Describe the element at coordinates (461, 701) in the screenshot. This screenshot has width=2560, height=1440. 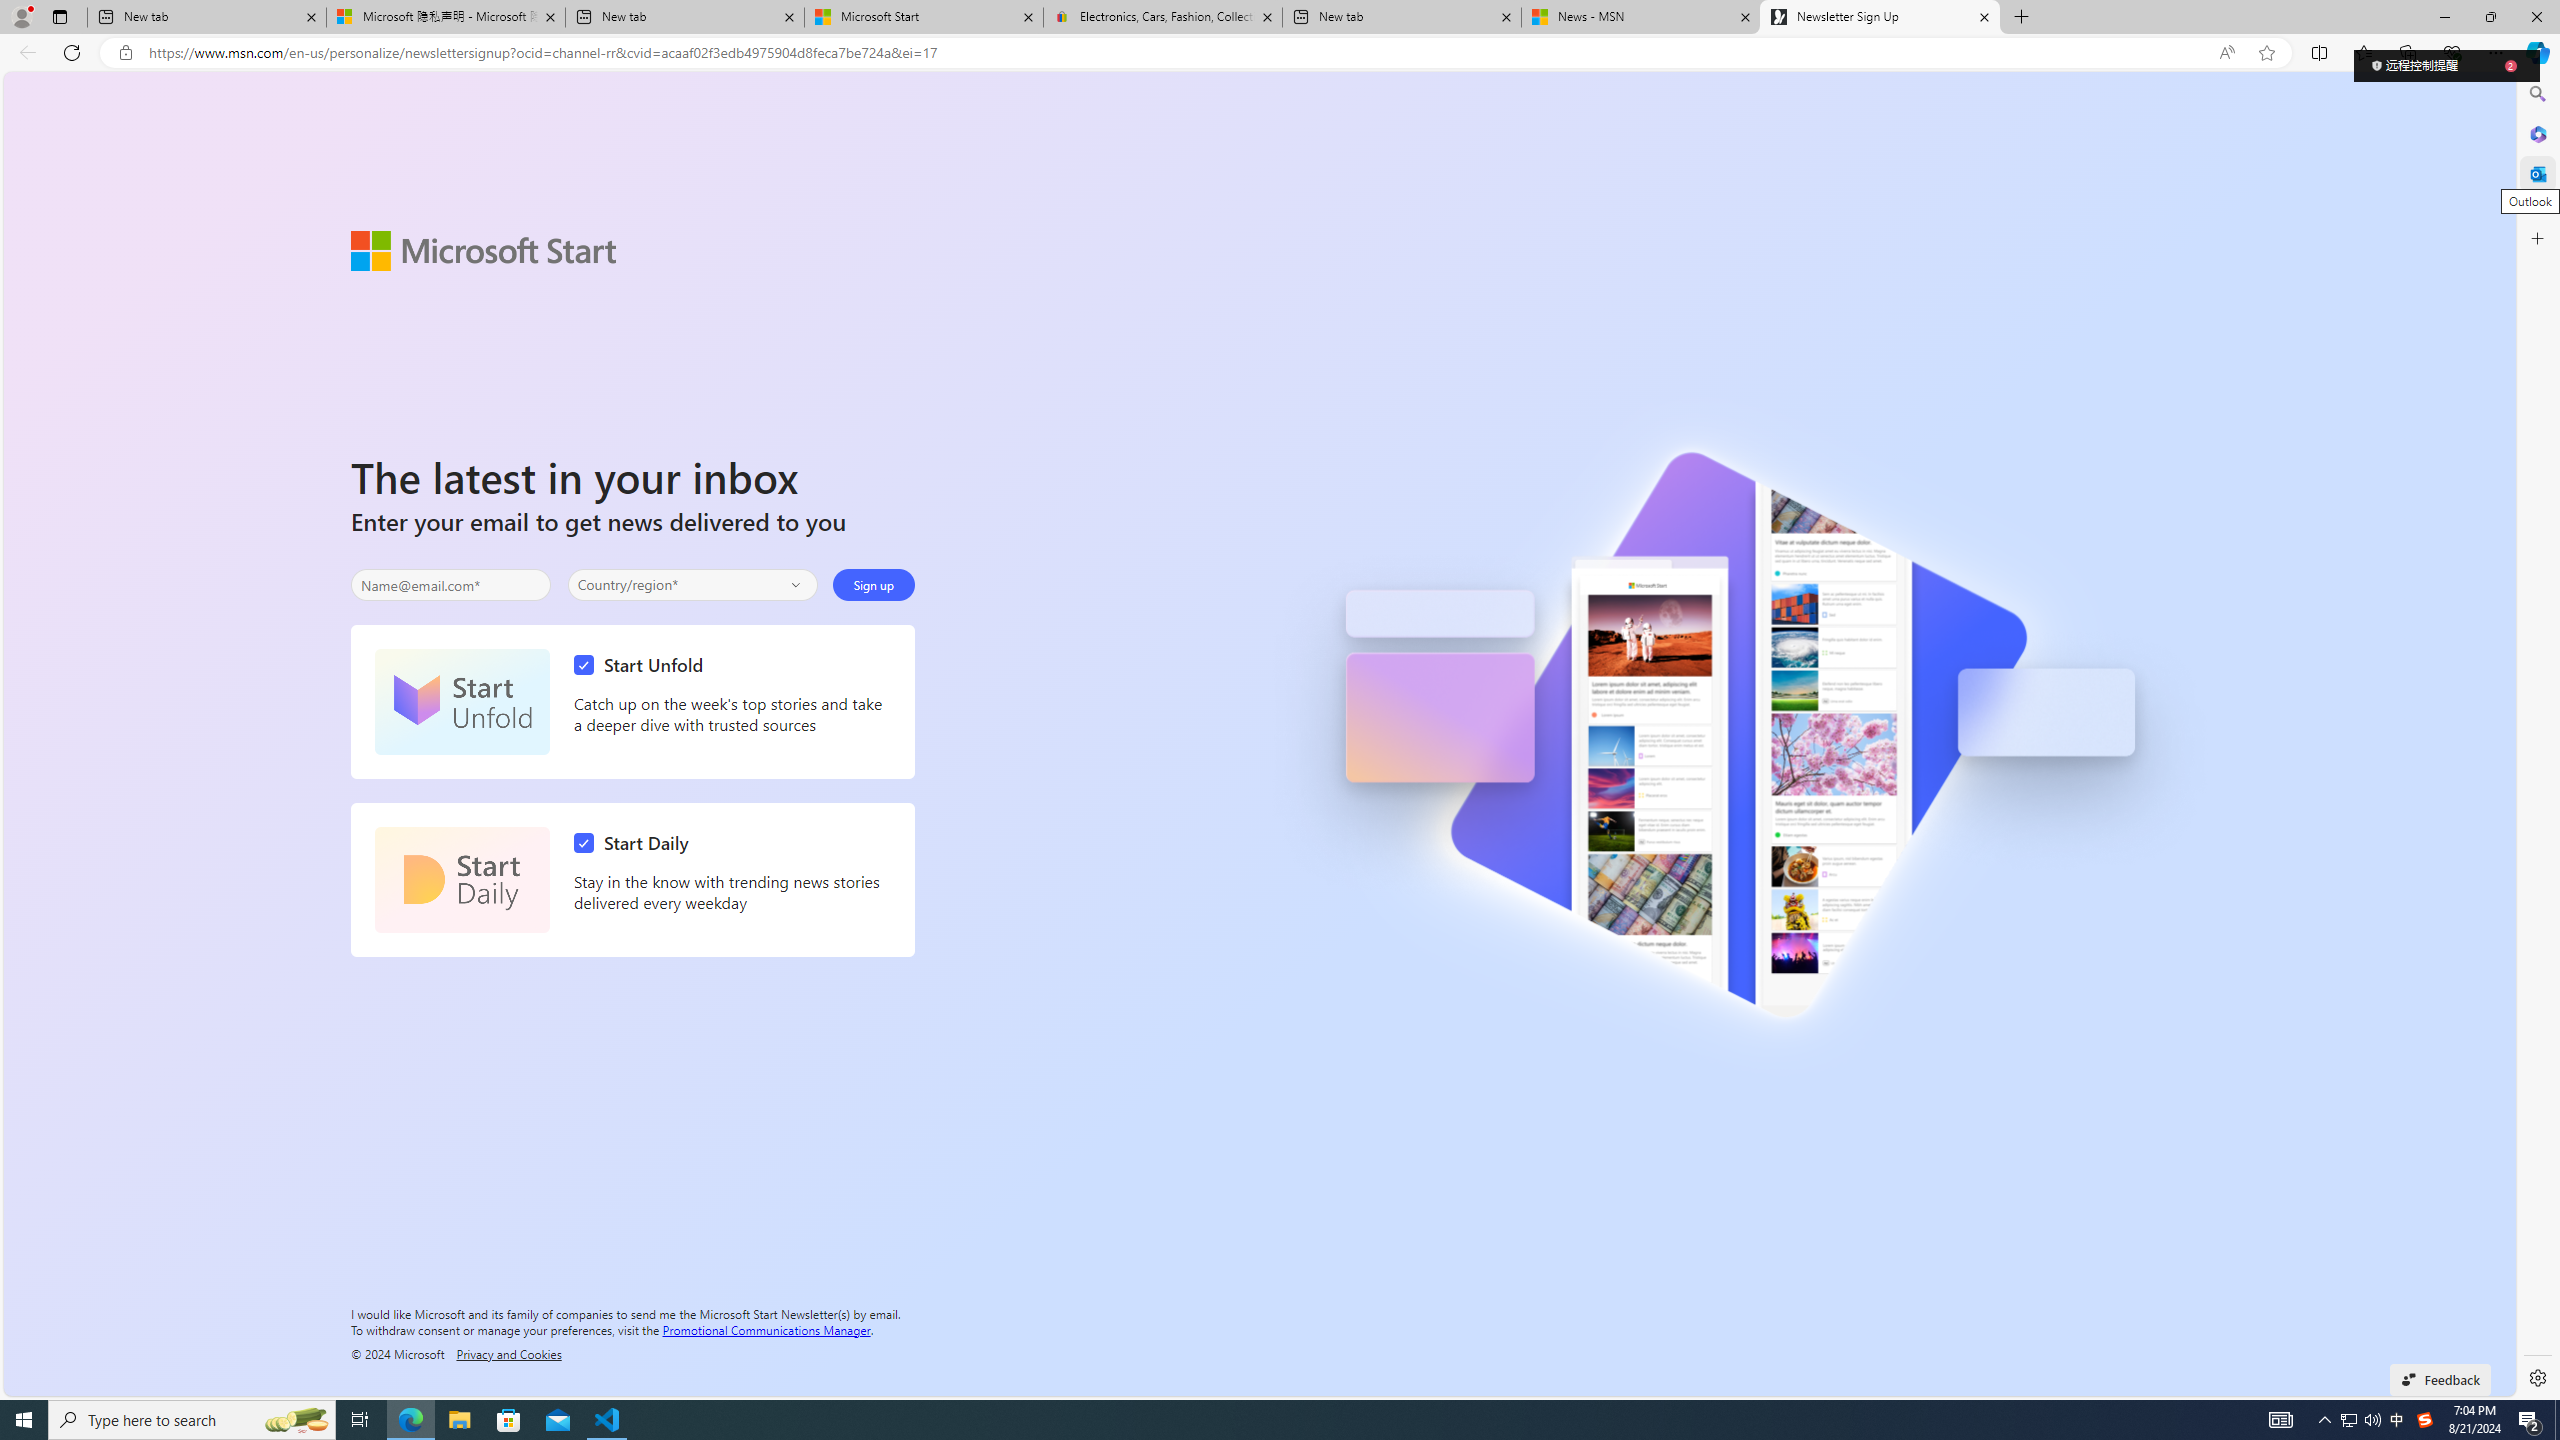
I see `'Start Unfold'` at that location.